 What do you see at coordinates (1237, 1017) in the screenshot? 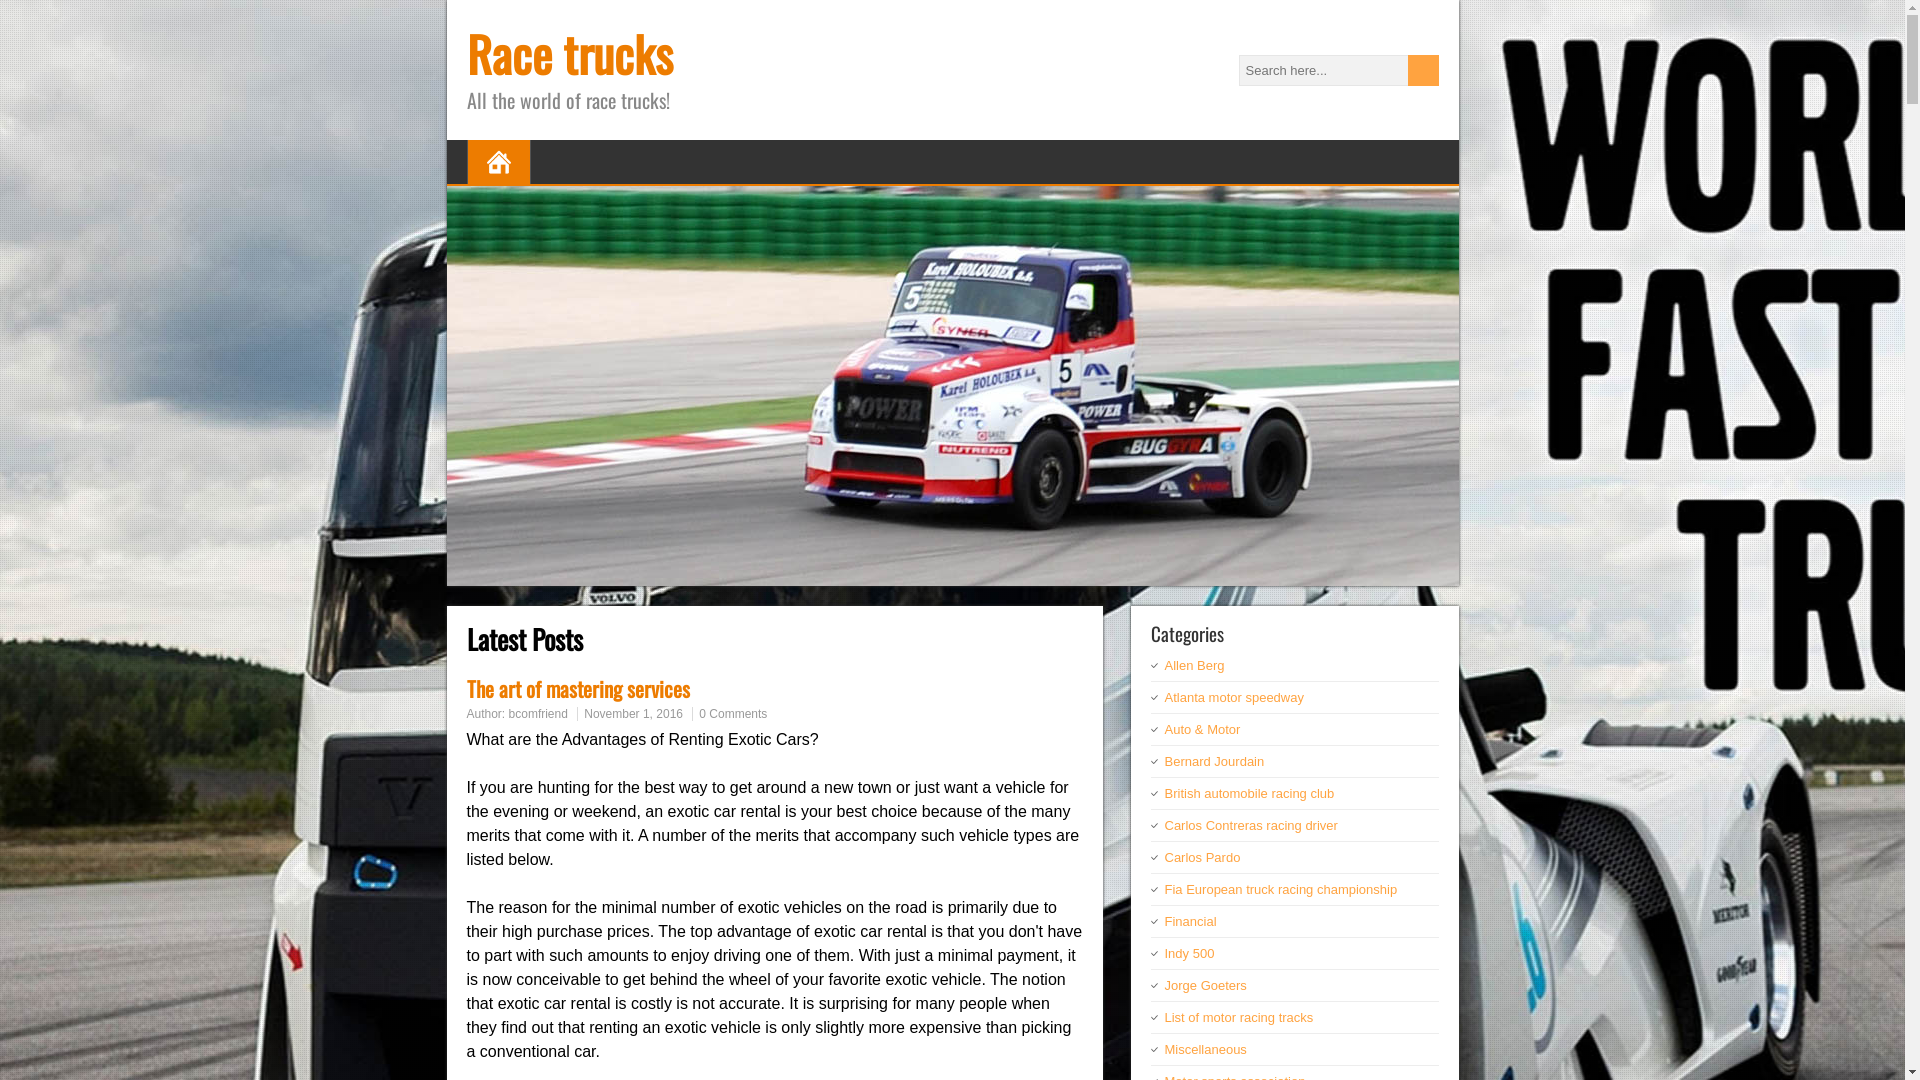
I see `'List of motor racing tracks'` at bounding box center [1237, 1017].